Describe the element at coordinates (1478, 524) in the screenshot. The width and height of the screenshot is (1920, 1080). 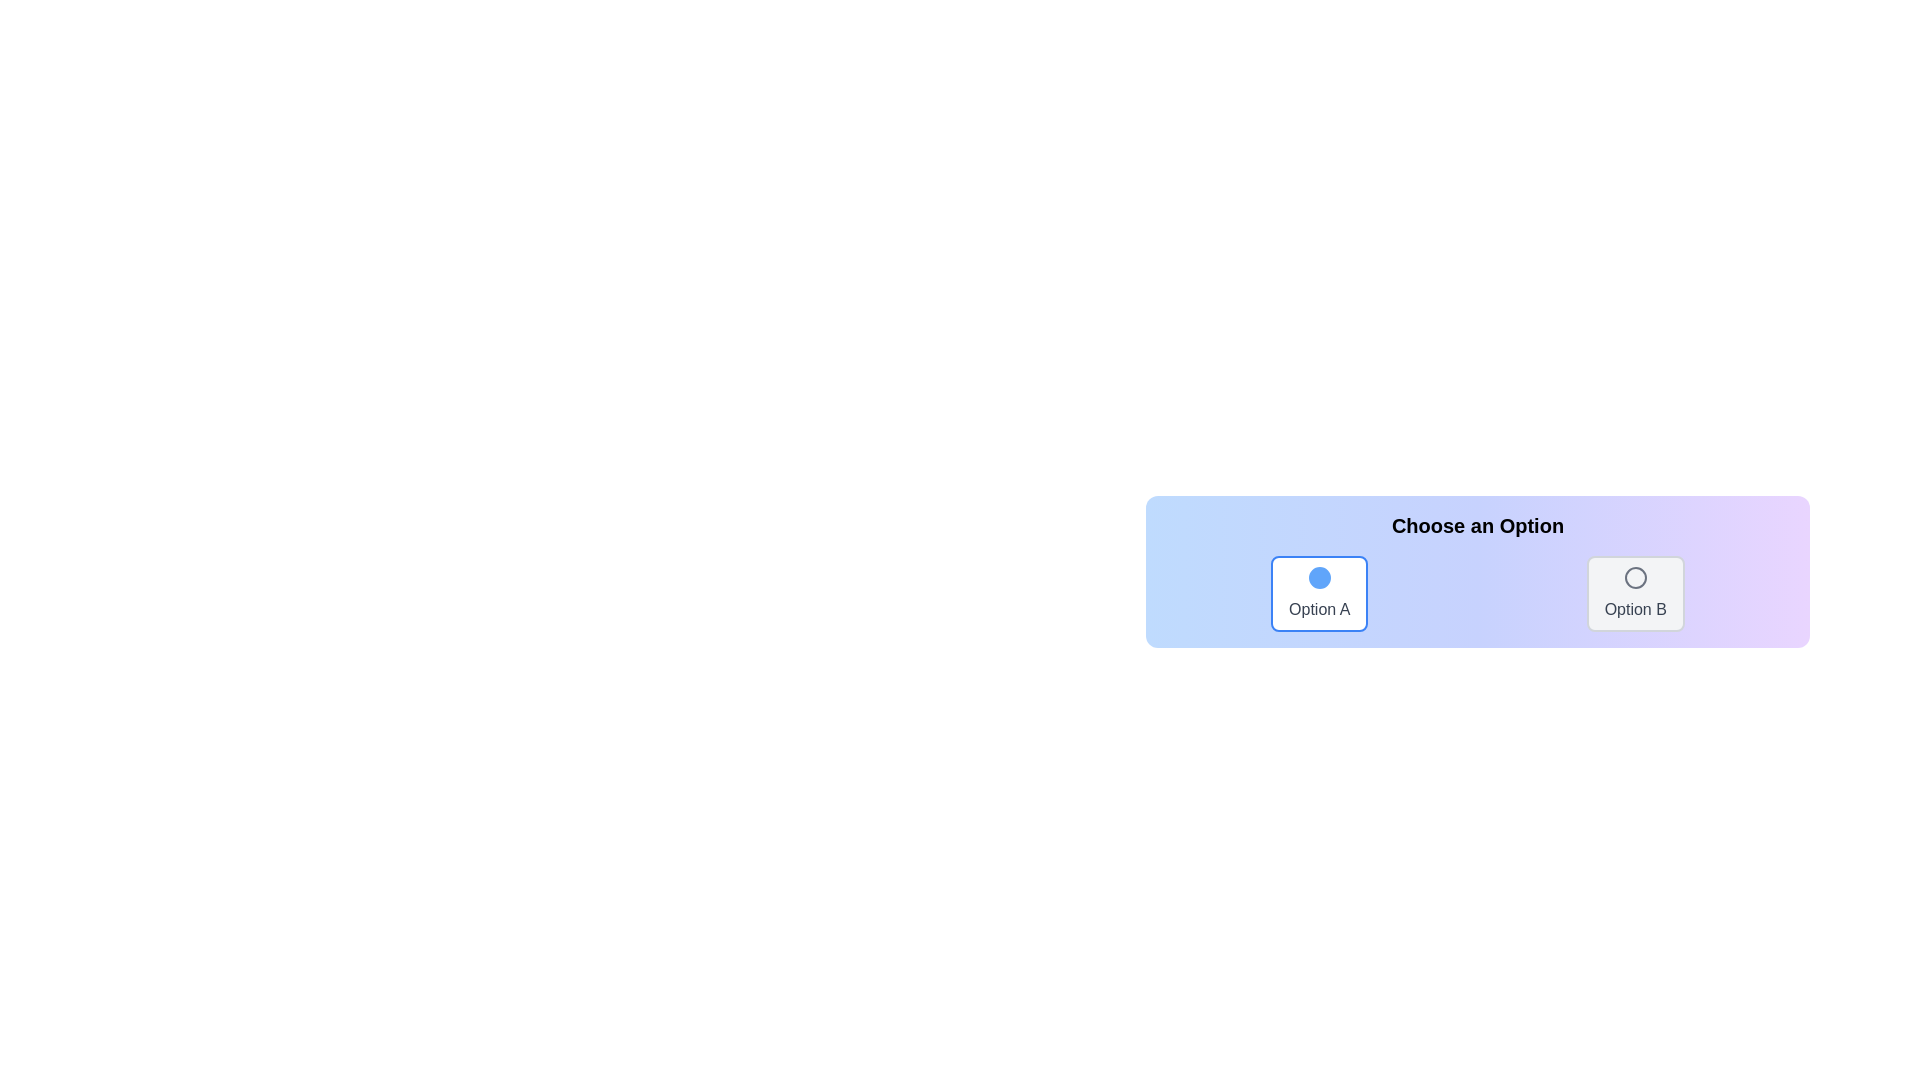
I see `the bold black text label that reads 'Choose an Option', which is centered horizontally at the top of a gradient-colored card` at that location.